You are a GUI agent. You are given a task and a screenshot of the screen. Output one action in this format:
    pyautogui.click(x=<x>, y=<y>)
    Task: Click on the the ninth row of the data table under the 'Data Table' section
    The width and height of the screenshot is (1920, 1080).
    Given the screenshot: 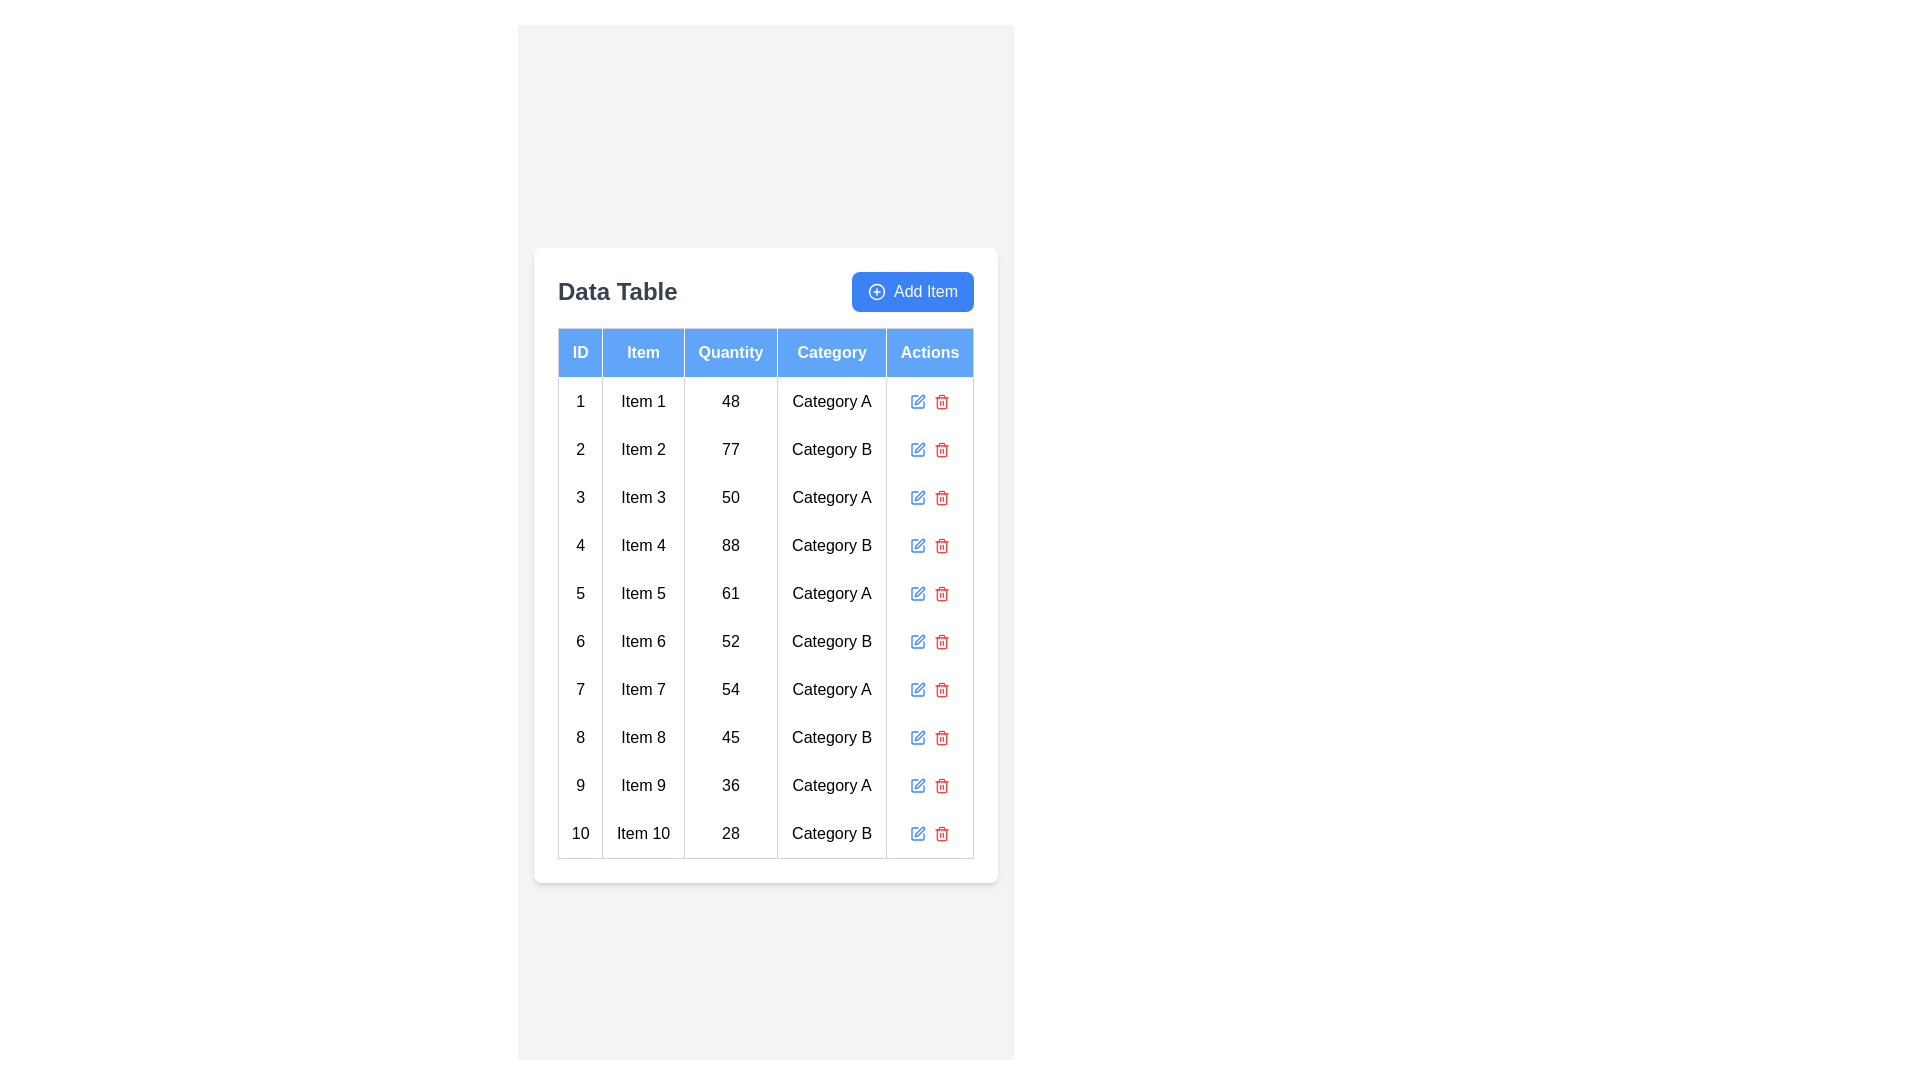 What is the action you would take?
    pyautogui.click(x=765, y=784)
    